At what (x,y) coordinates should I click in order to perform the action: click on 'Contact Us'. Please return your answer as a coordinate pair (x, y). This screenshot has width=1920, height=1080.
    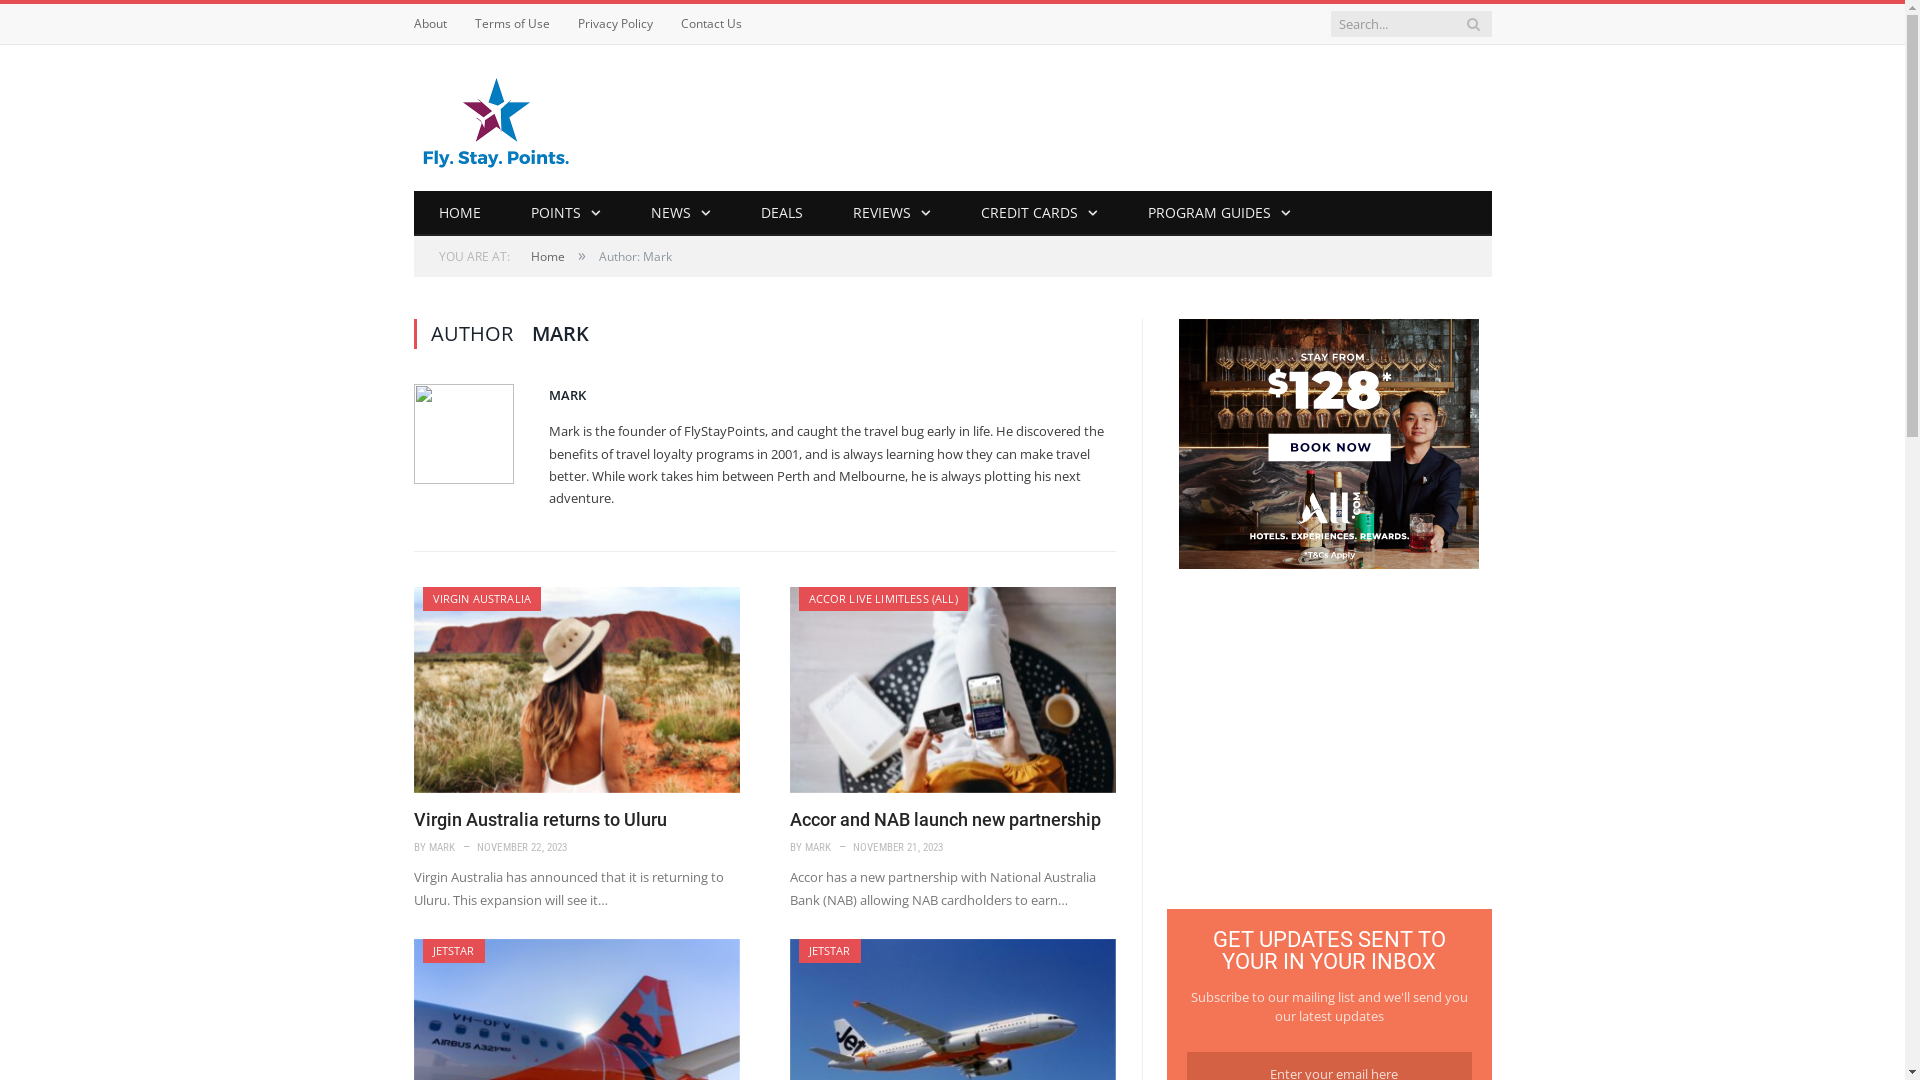
    Looking at the image, I should click on (710, 23).